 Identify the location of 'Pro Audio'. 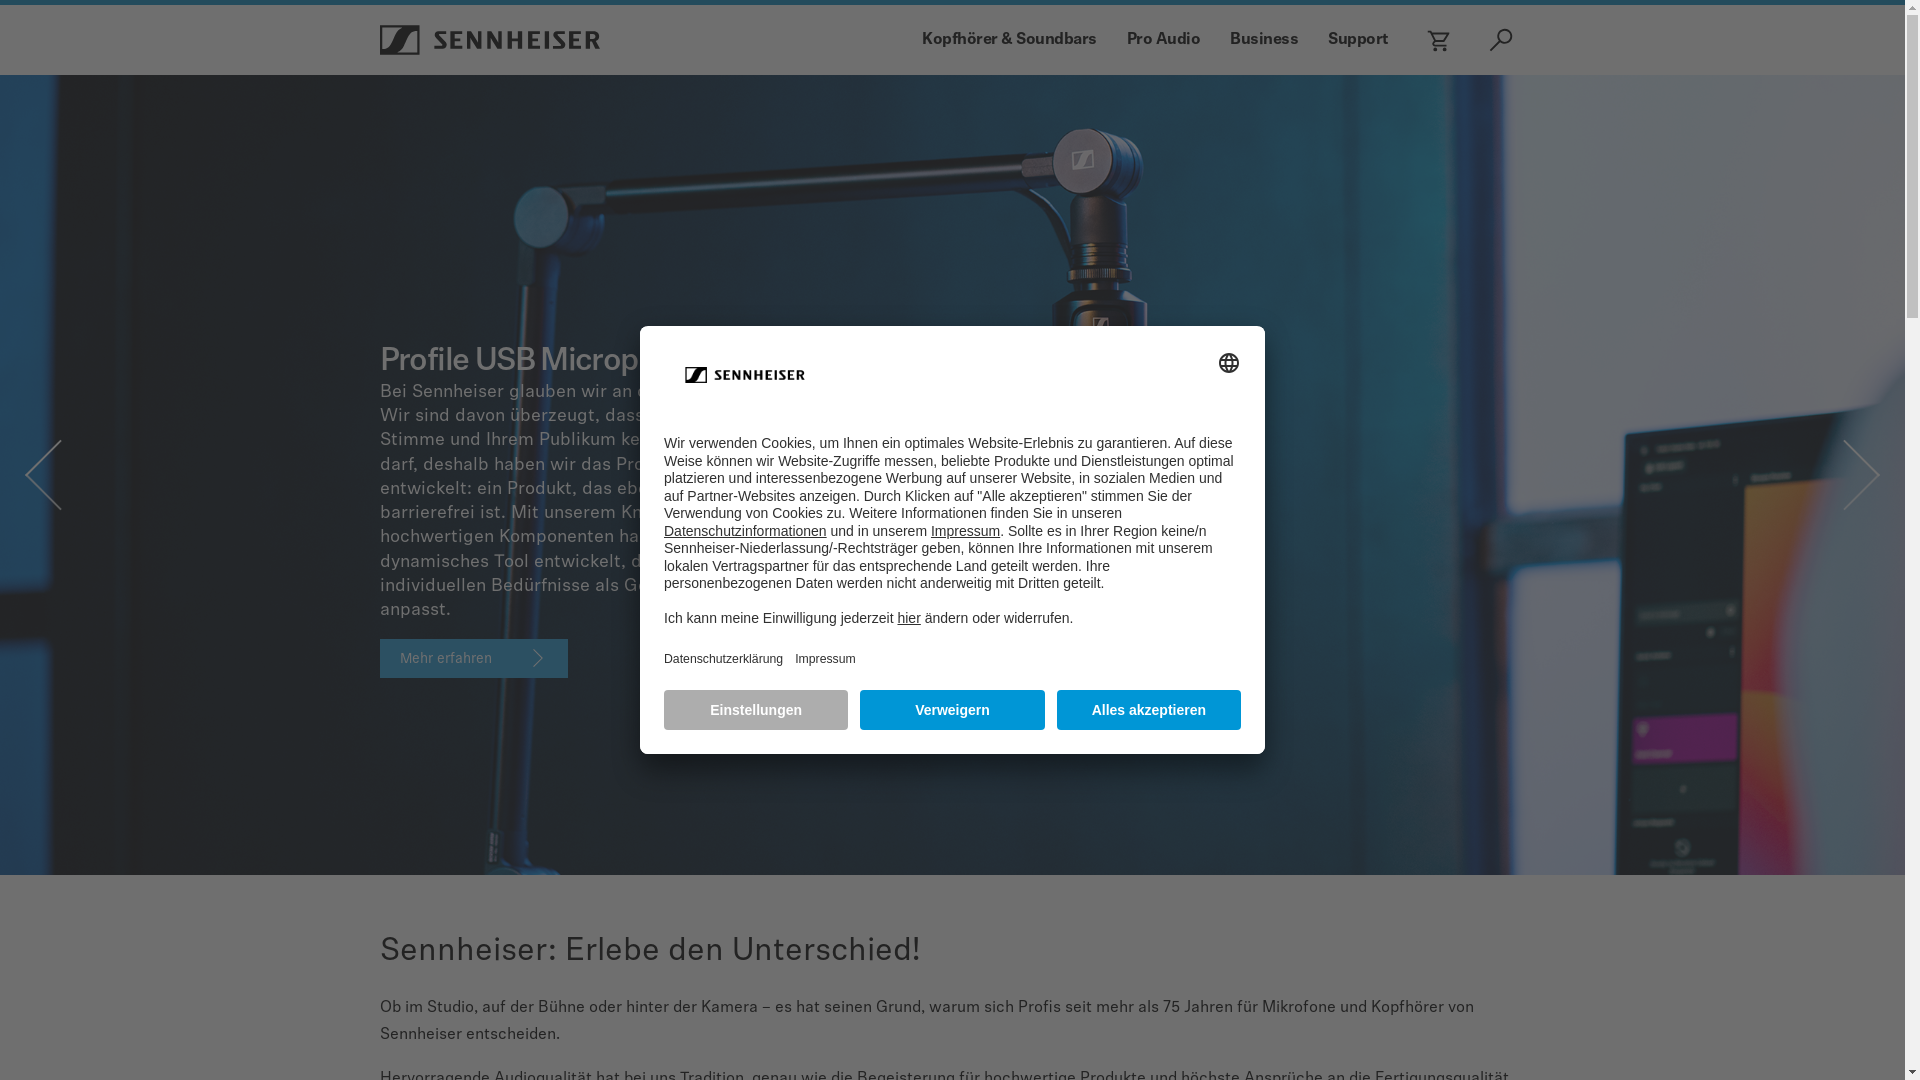
(1126, 39).